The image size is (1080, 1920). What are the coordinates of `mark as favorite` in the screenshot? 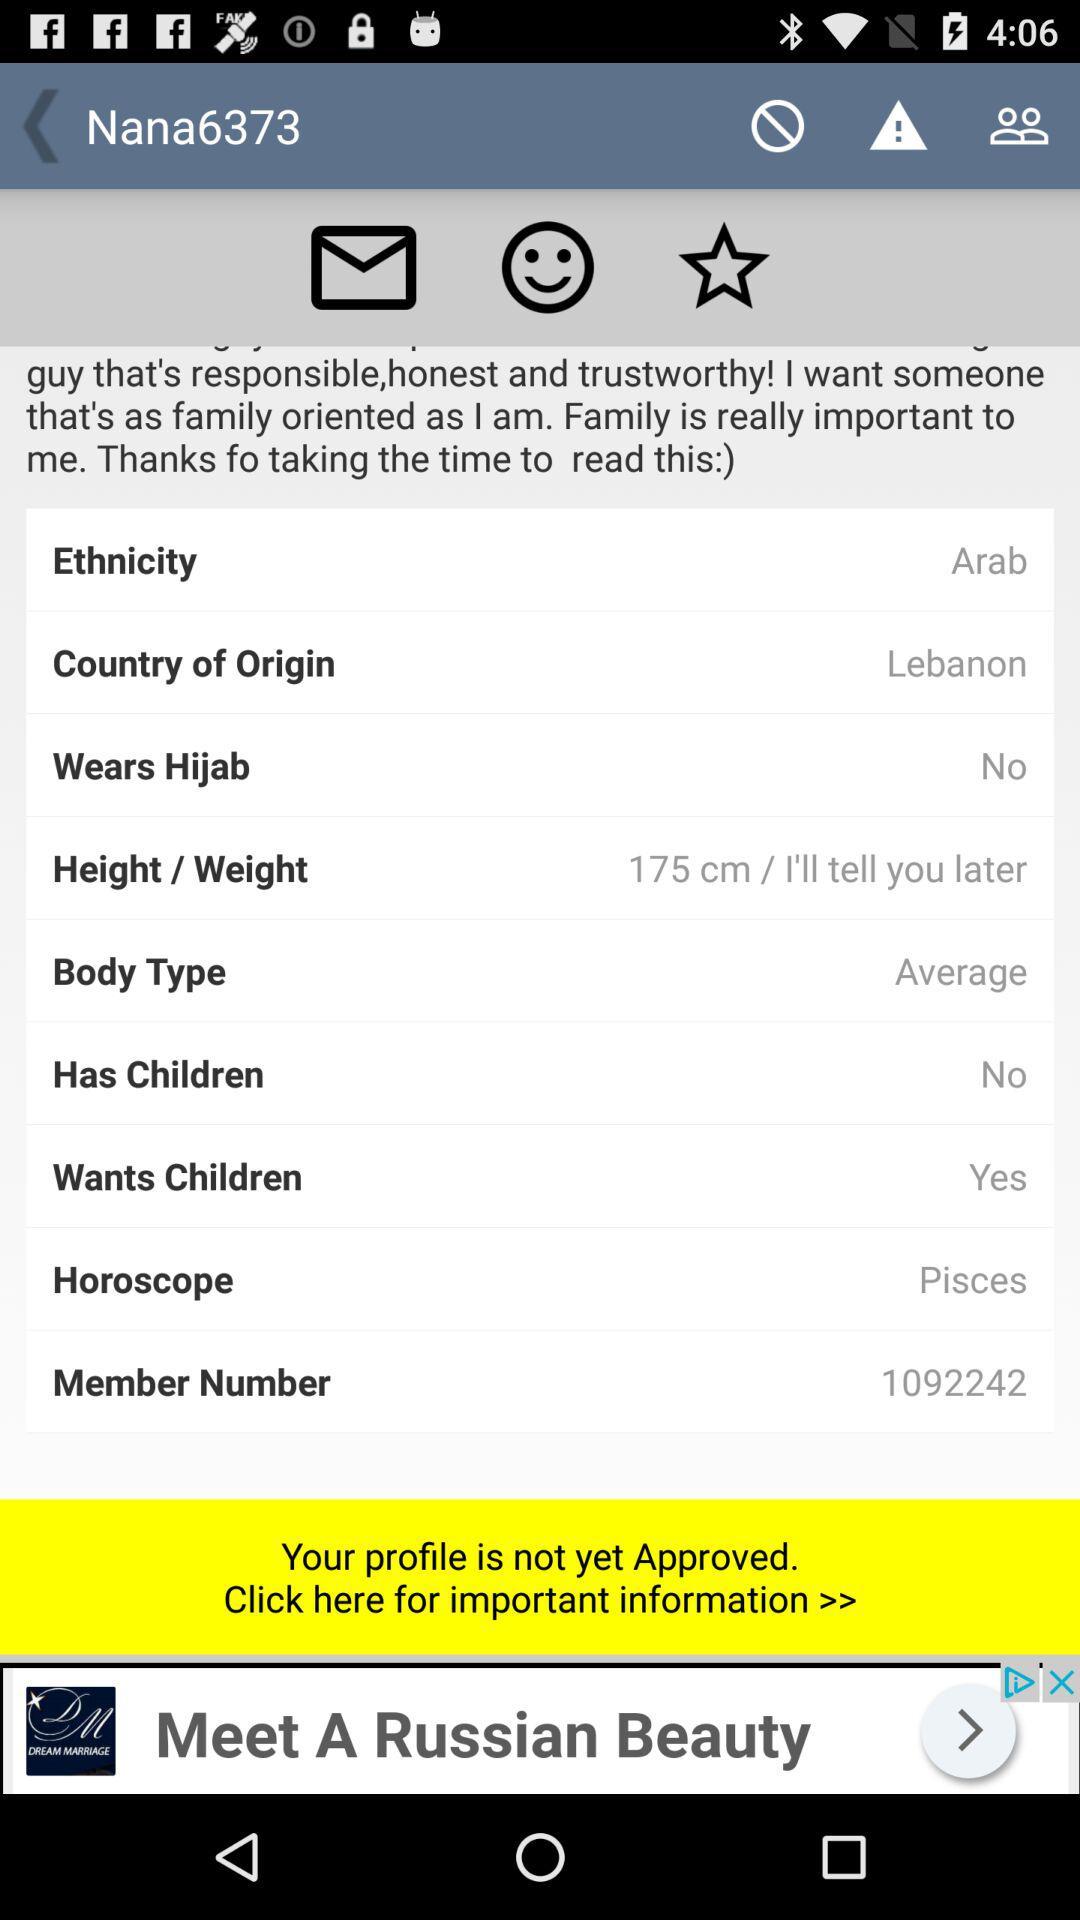 It's located at (724, 266).